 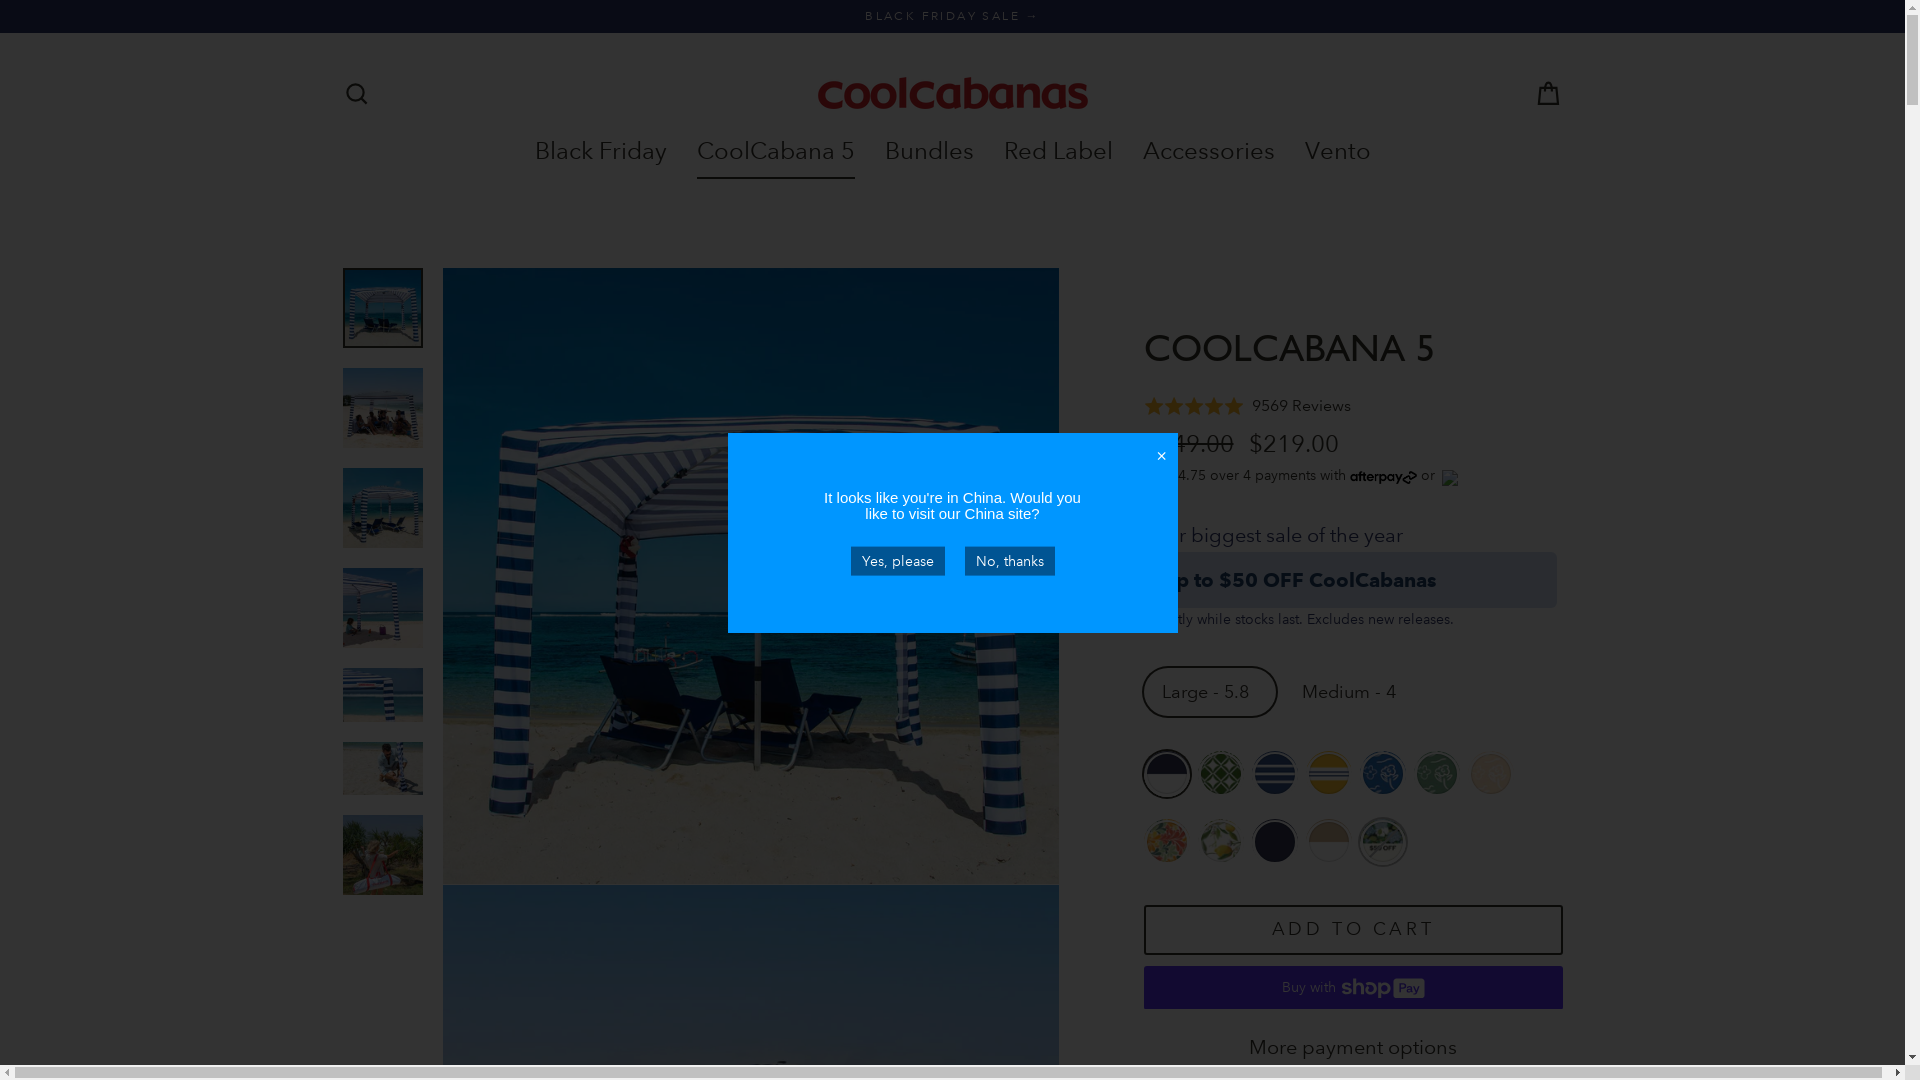 I want to click on 'Red Label', so click(x=1056, y=149).